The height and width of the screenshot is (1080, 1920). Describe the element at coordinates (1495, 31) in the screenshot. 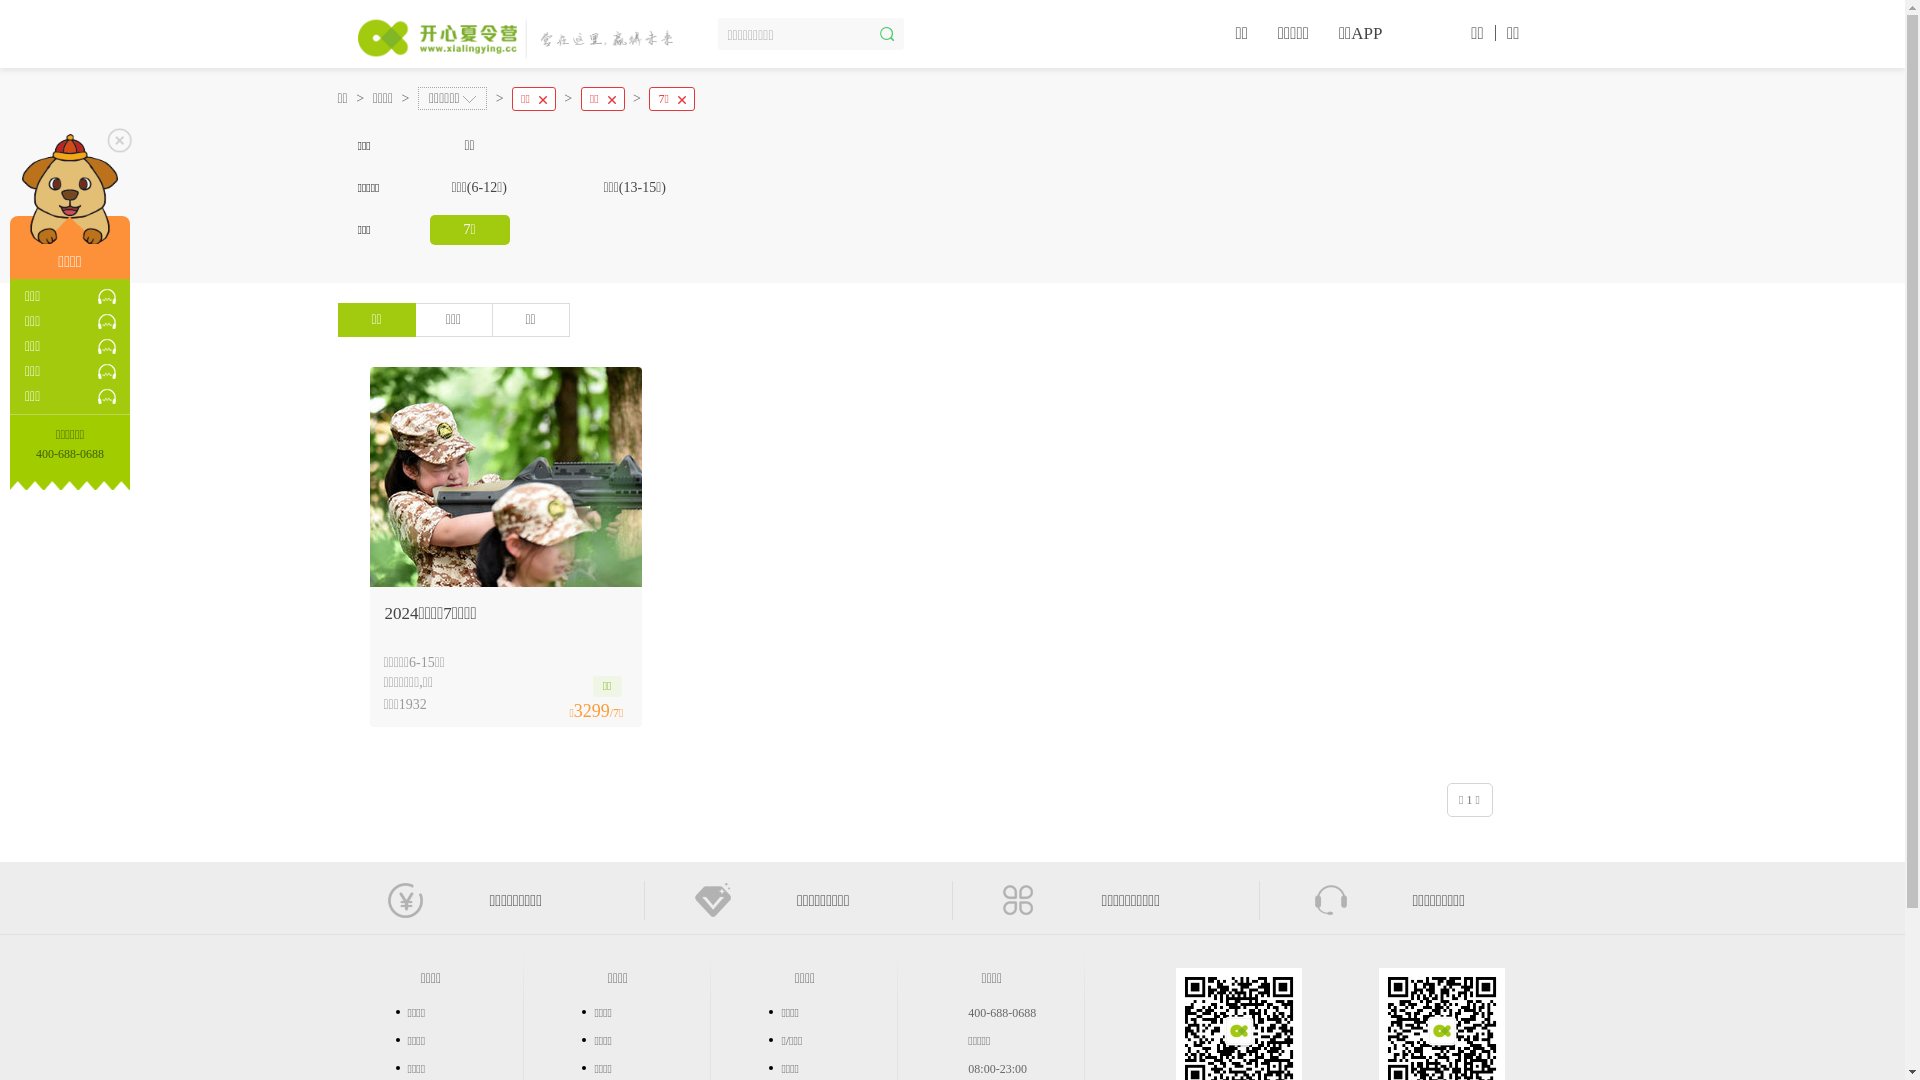

I see `'|'` at that location.